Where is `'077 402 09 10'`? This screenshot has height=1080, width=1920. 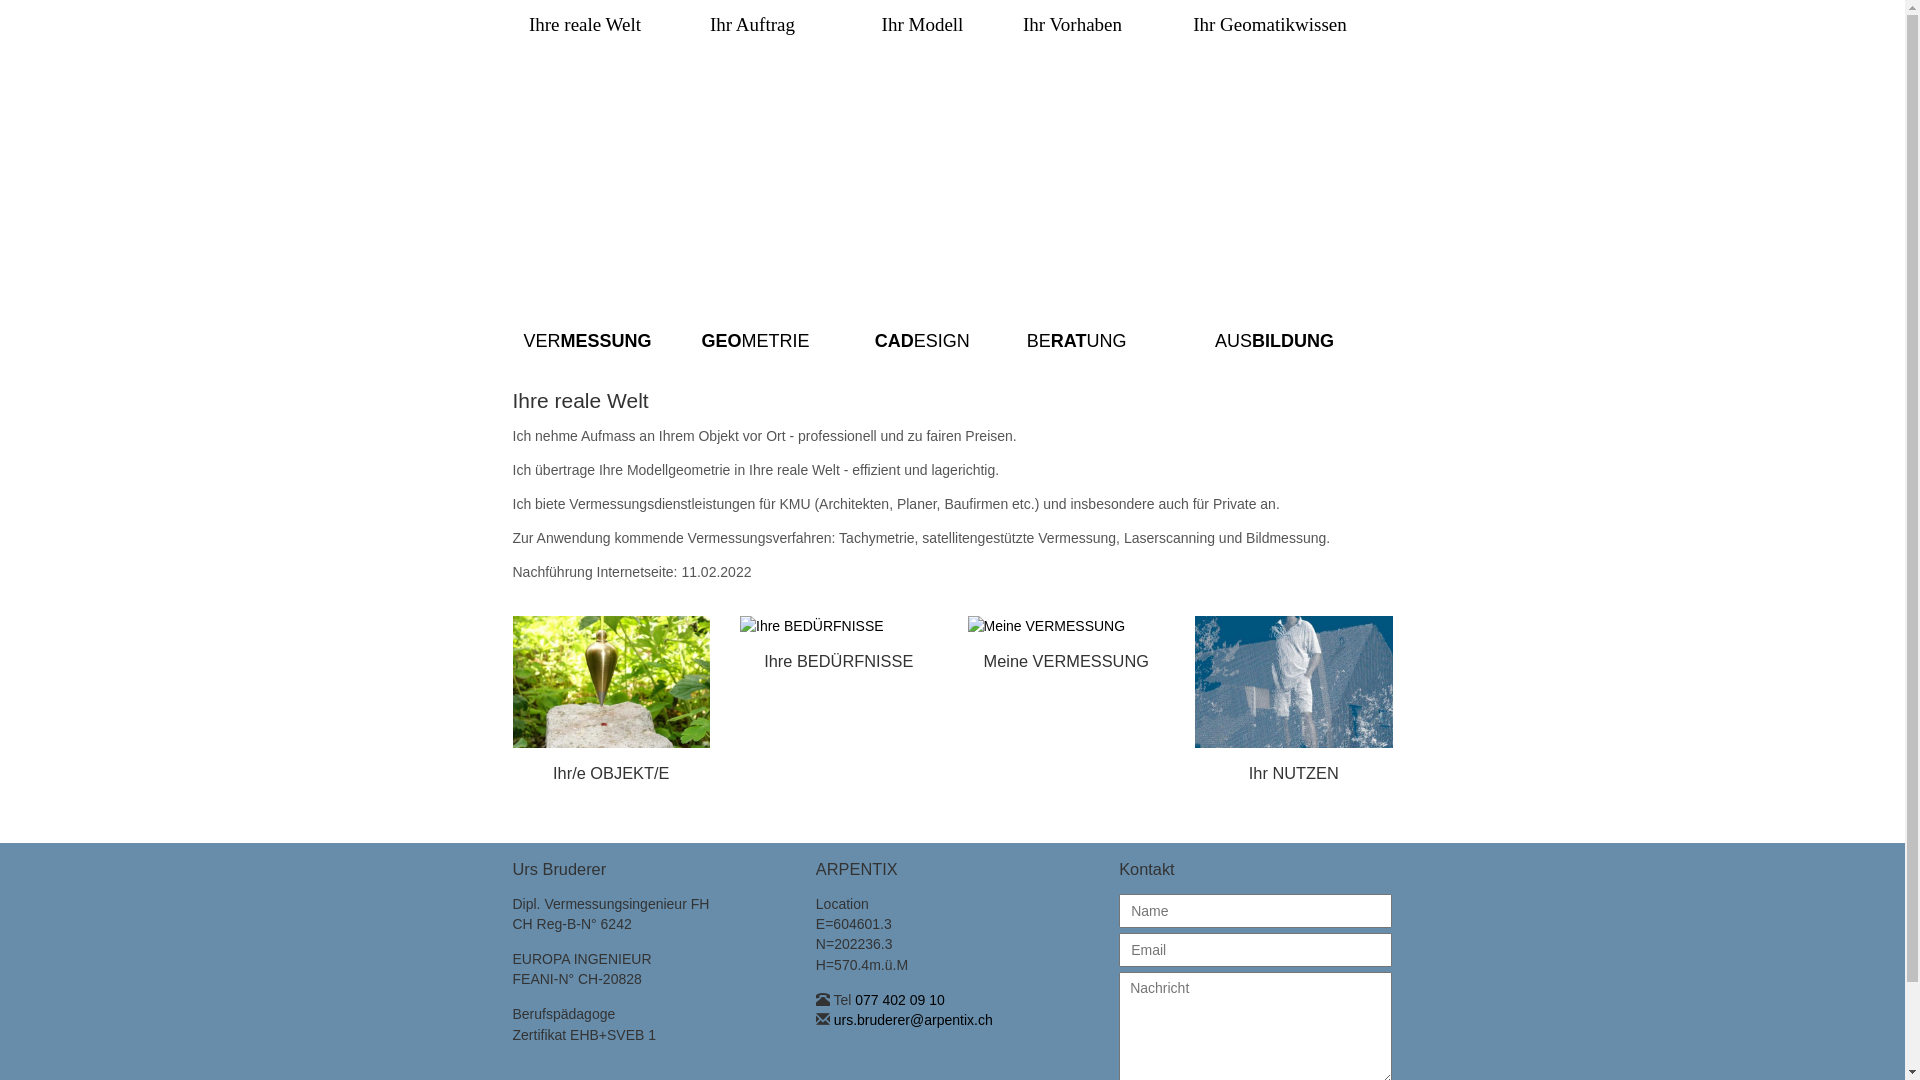 '077 402 09 10' is located at coordinates (899, 999).